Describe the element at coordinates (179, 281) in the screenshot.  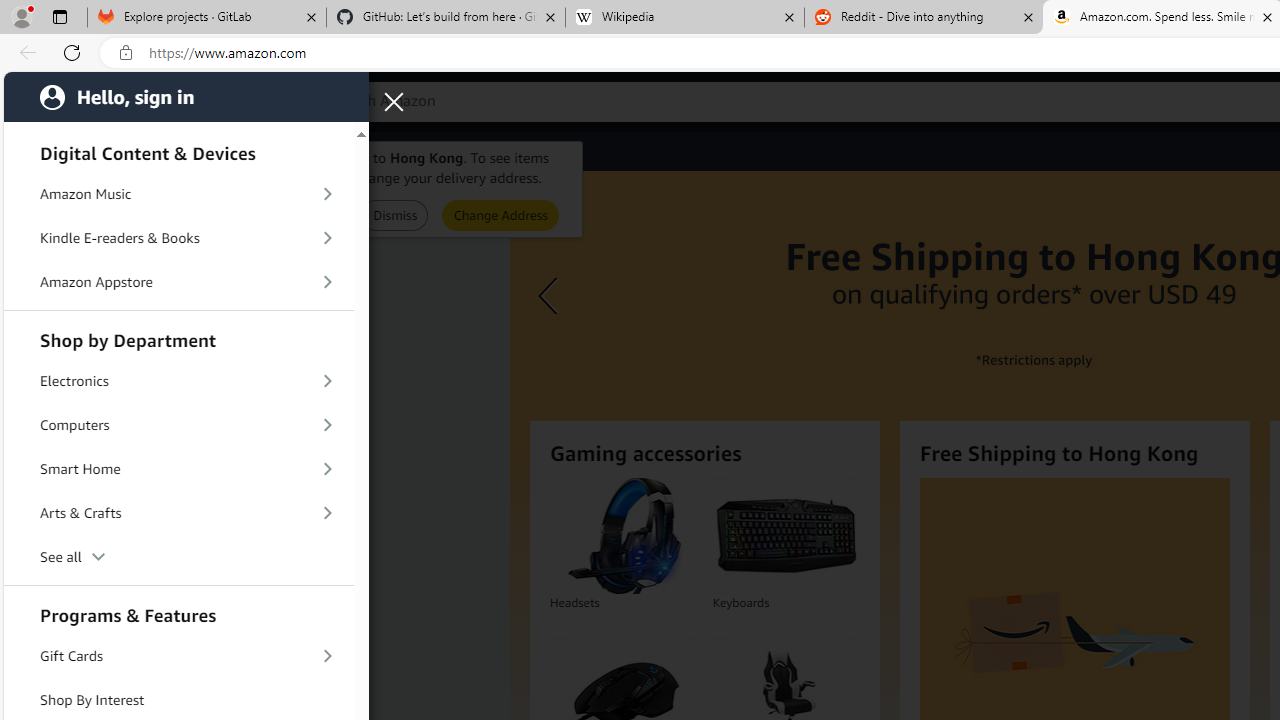
I see `'Amazon Appstore'` at that location.